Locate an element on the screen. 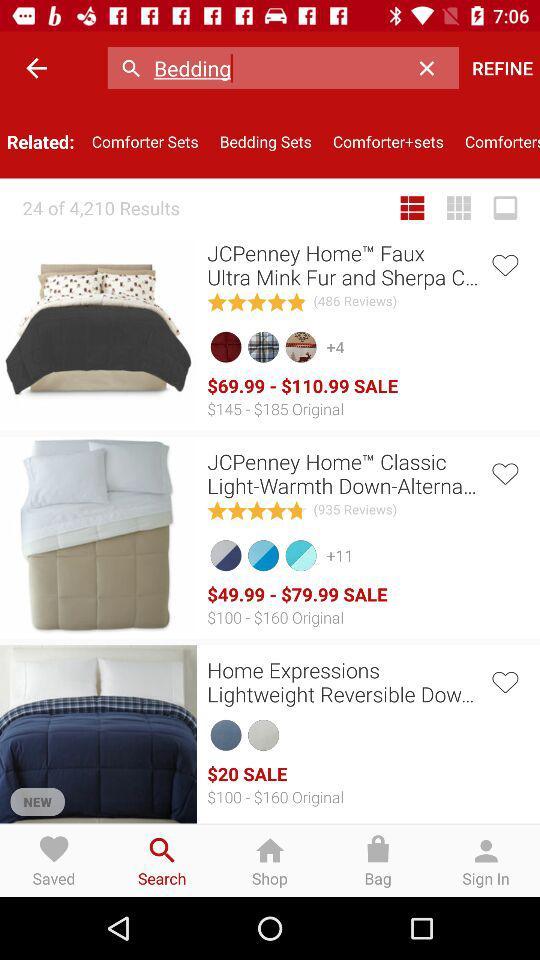  hit the third heart is located at coordinates (503, 680).